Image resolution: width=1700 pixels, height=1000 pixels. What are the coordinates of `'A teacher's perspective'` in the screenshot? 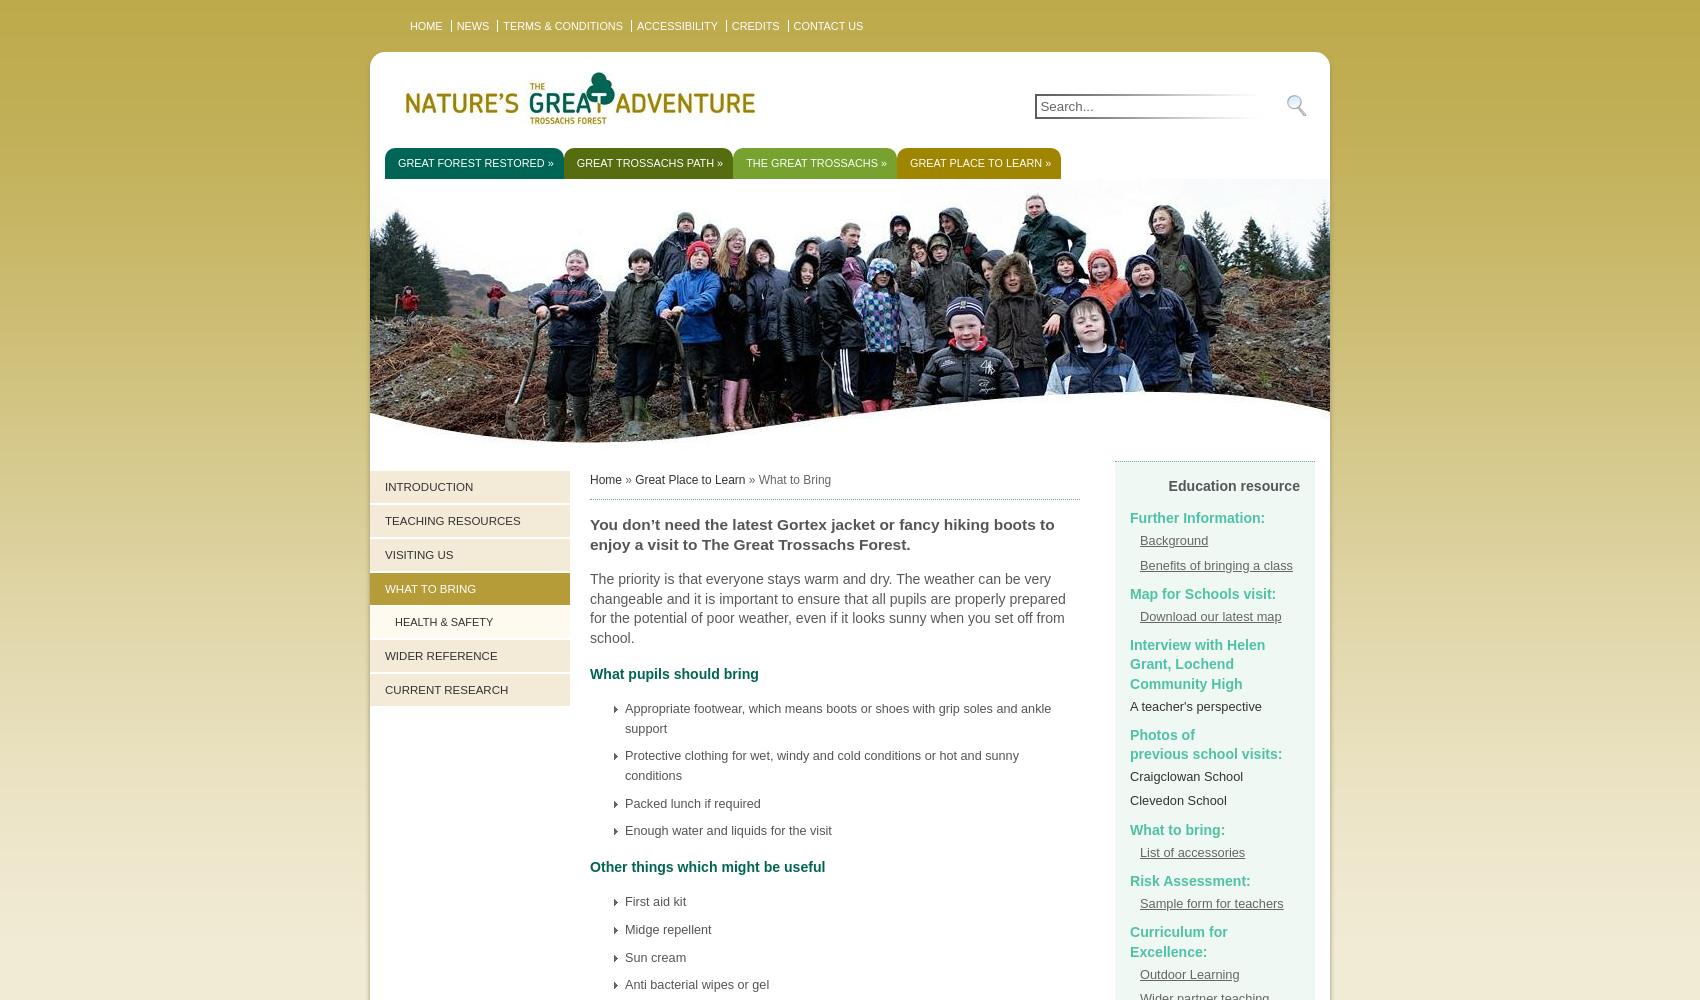 It's located at (1194, 704).